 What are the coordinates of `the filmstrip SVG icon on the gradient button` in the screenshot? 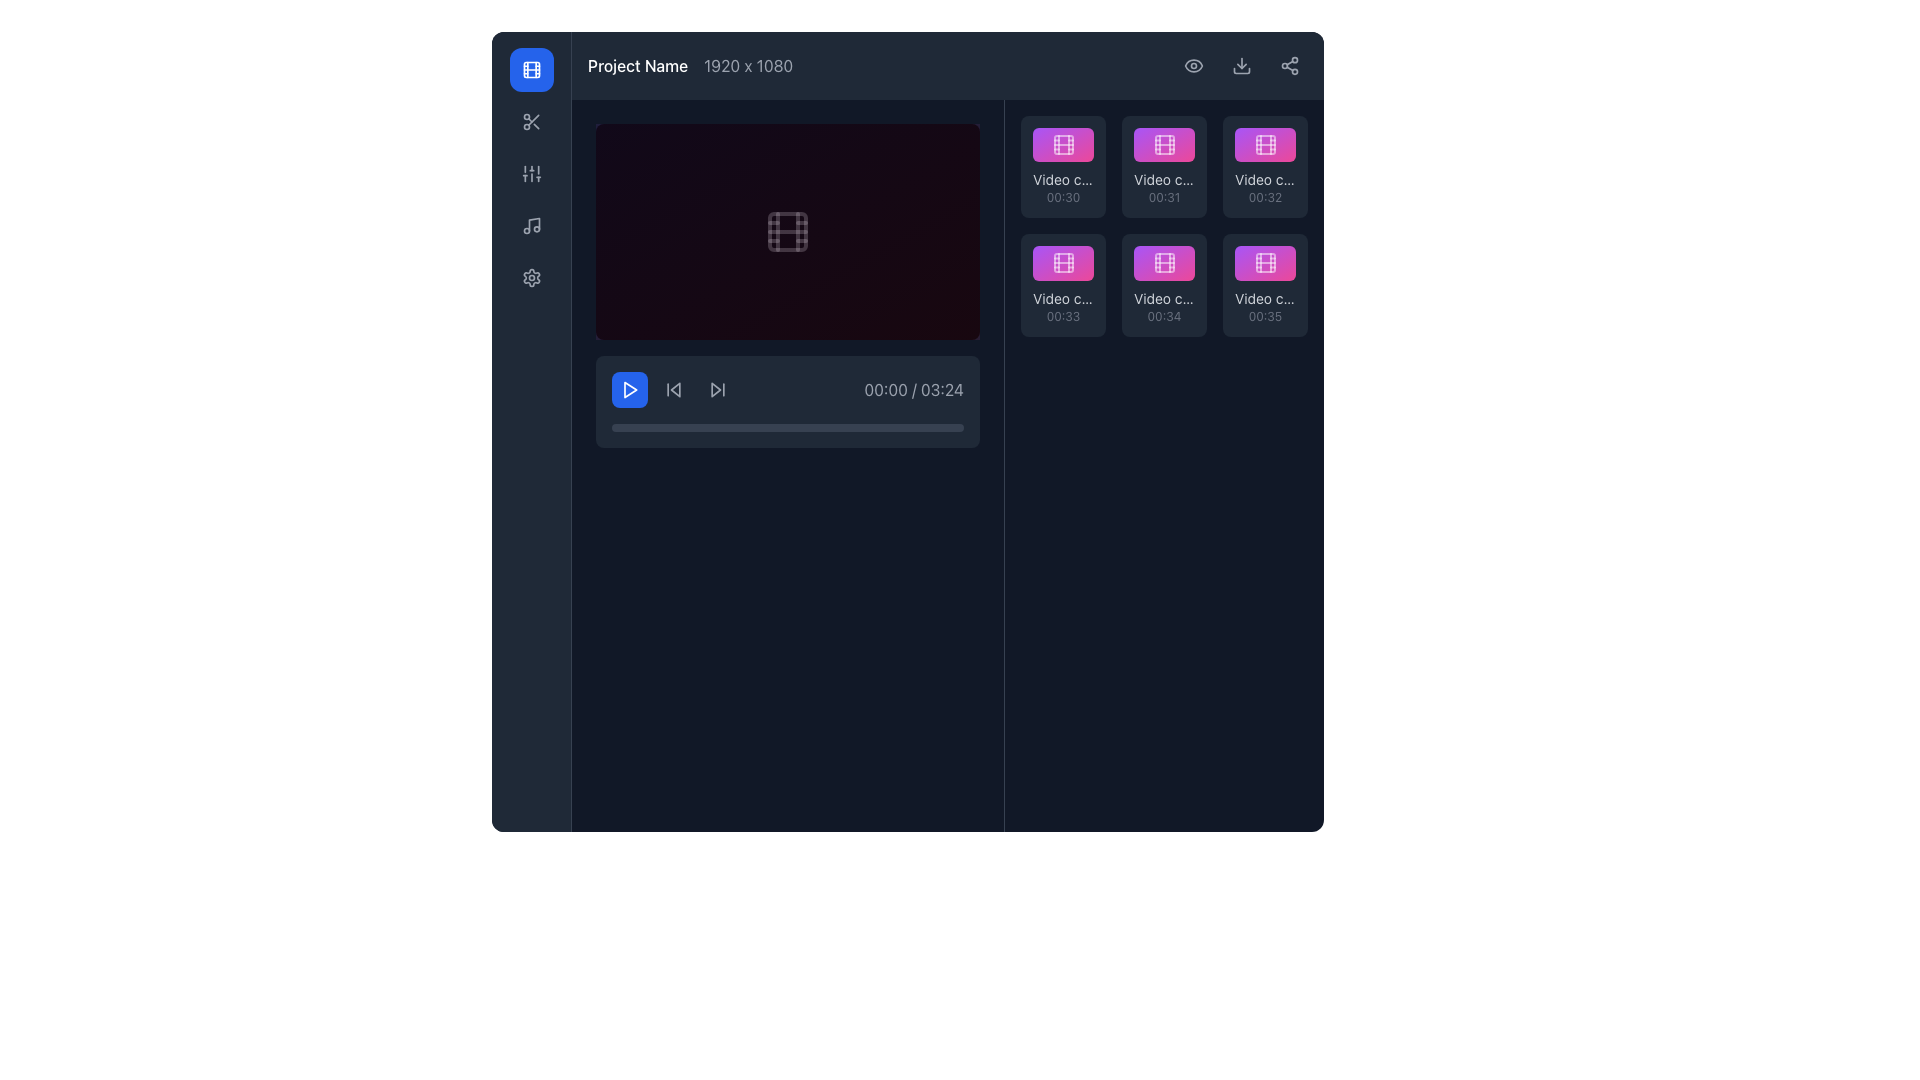 It's located at (1264, 262).